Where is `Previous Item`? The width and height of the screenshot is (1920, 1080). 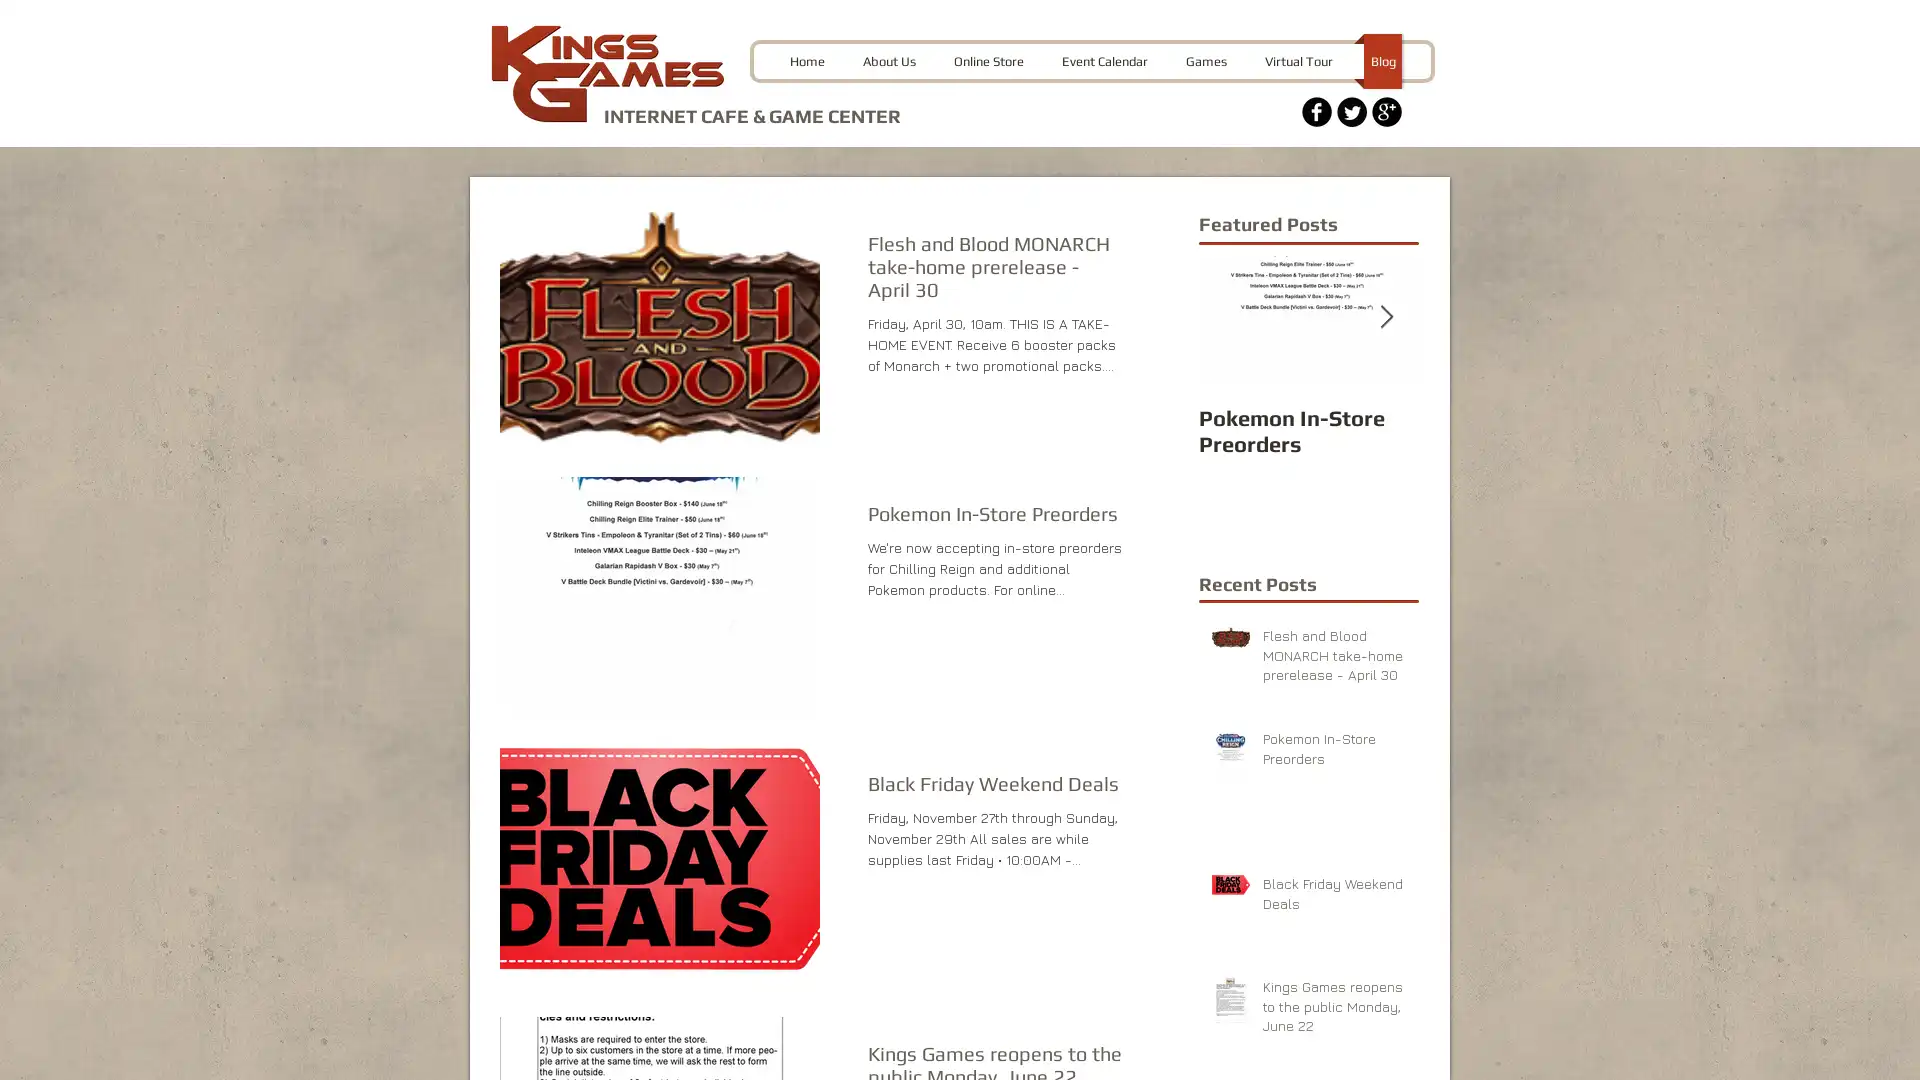
Previous Item is located at coordinates (1229, 315).